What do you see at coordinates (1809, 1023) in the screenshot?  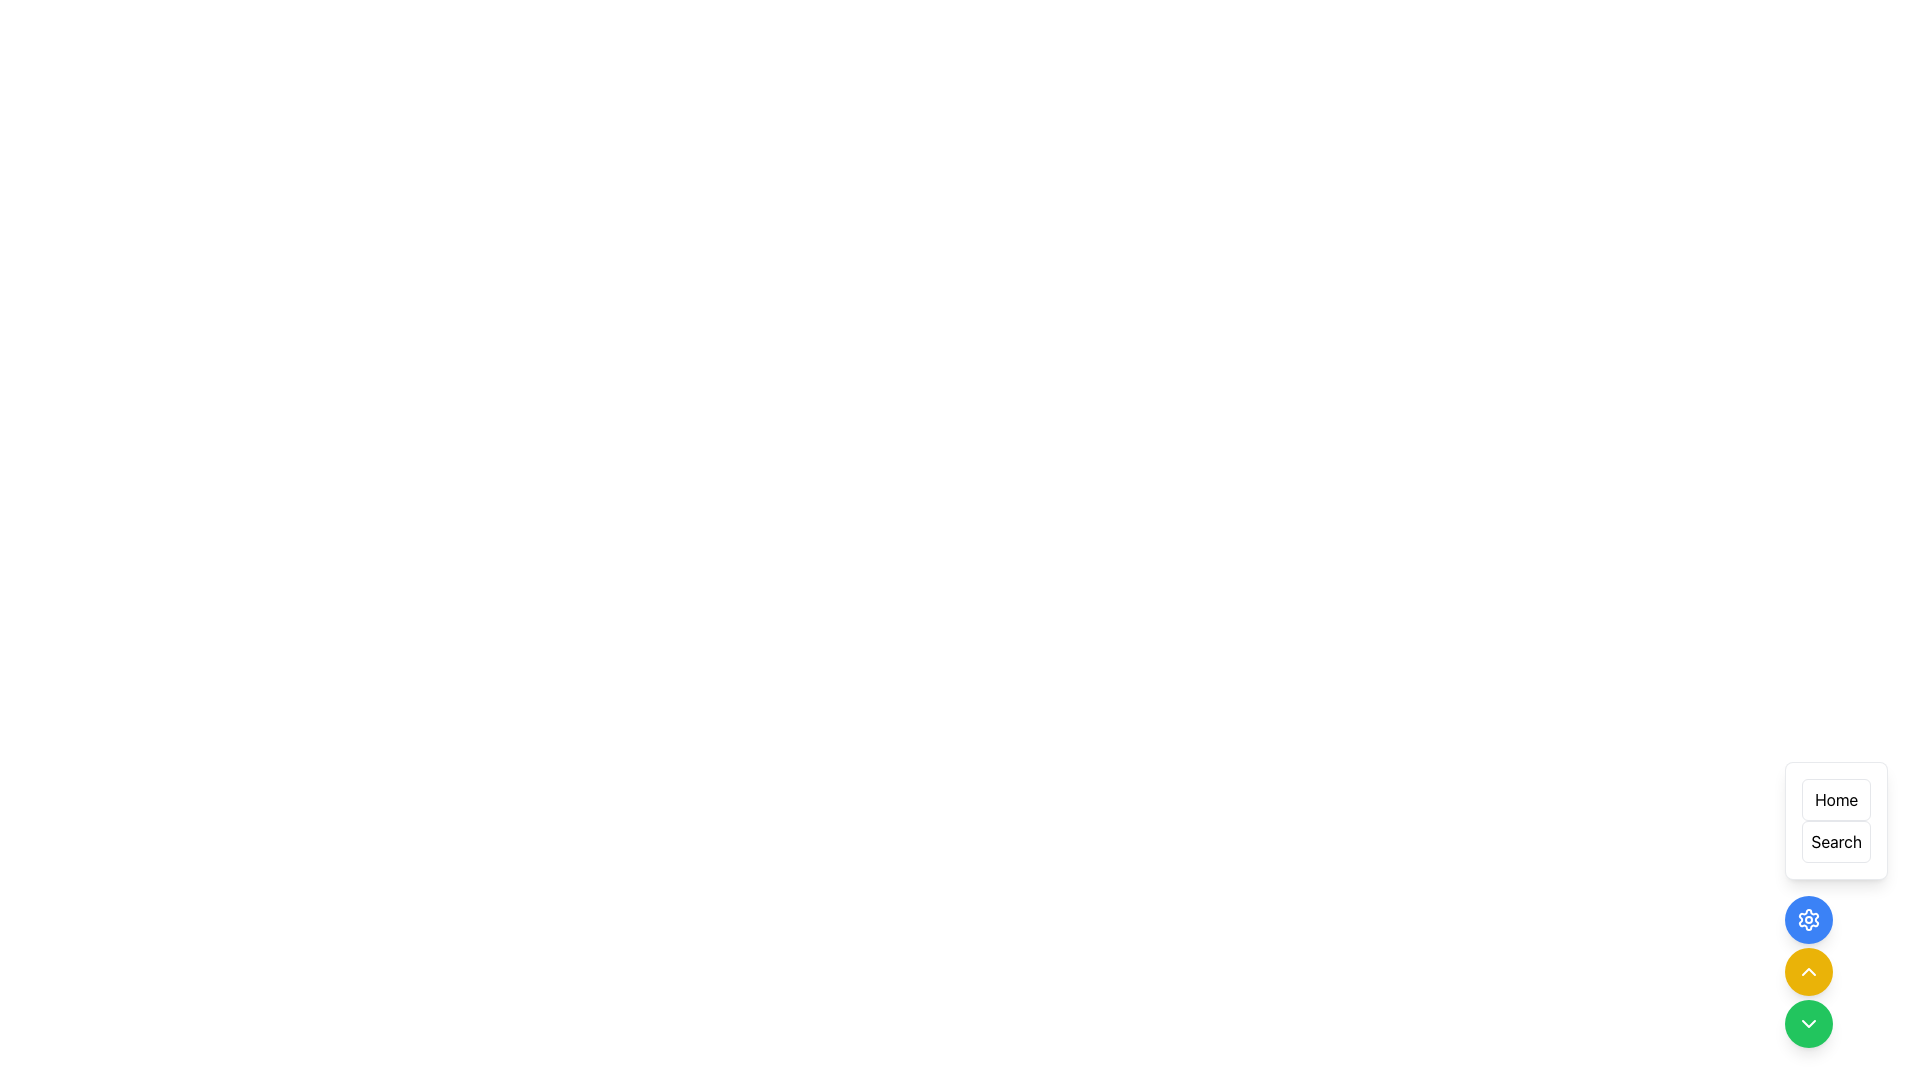 I see `the circular button at the bottom of the vertical stack` at bounding box center [1809, 1023].